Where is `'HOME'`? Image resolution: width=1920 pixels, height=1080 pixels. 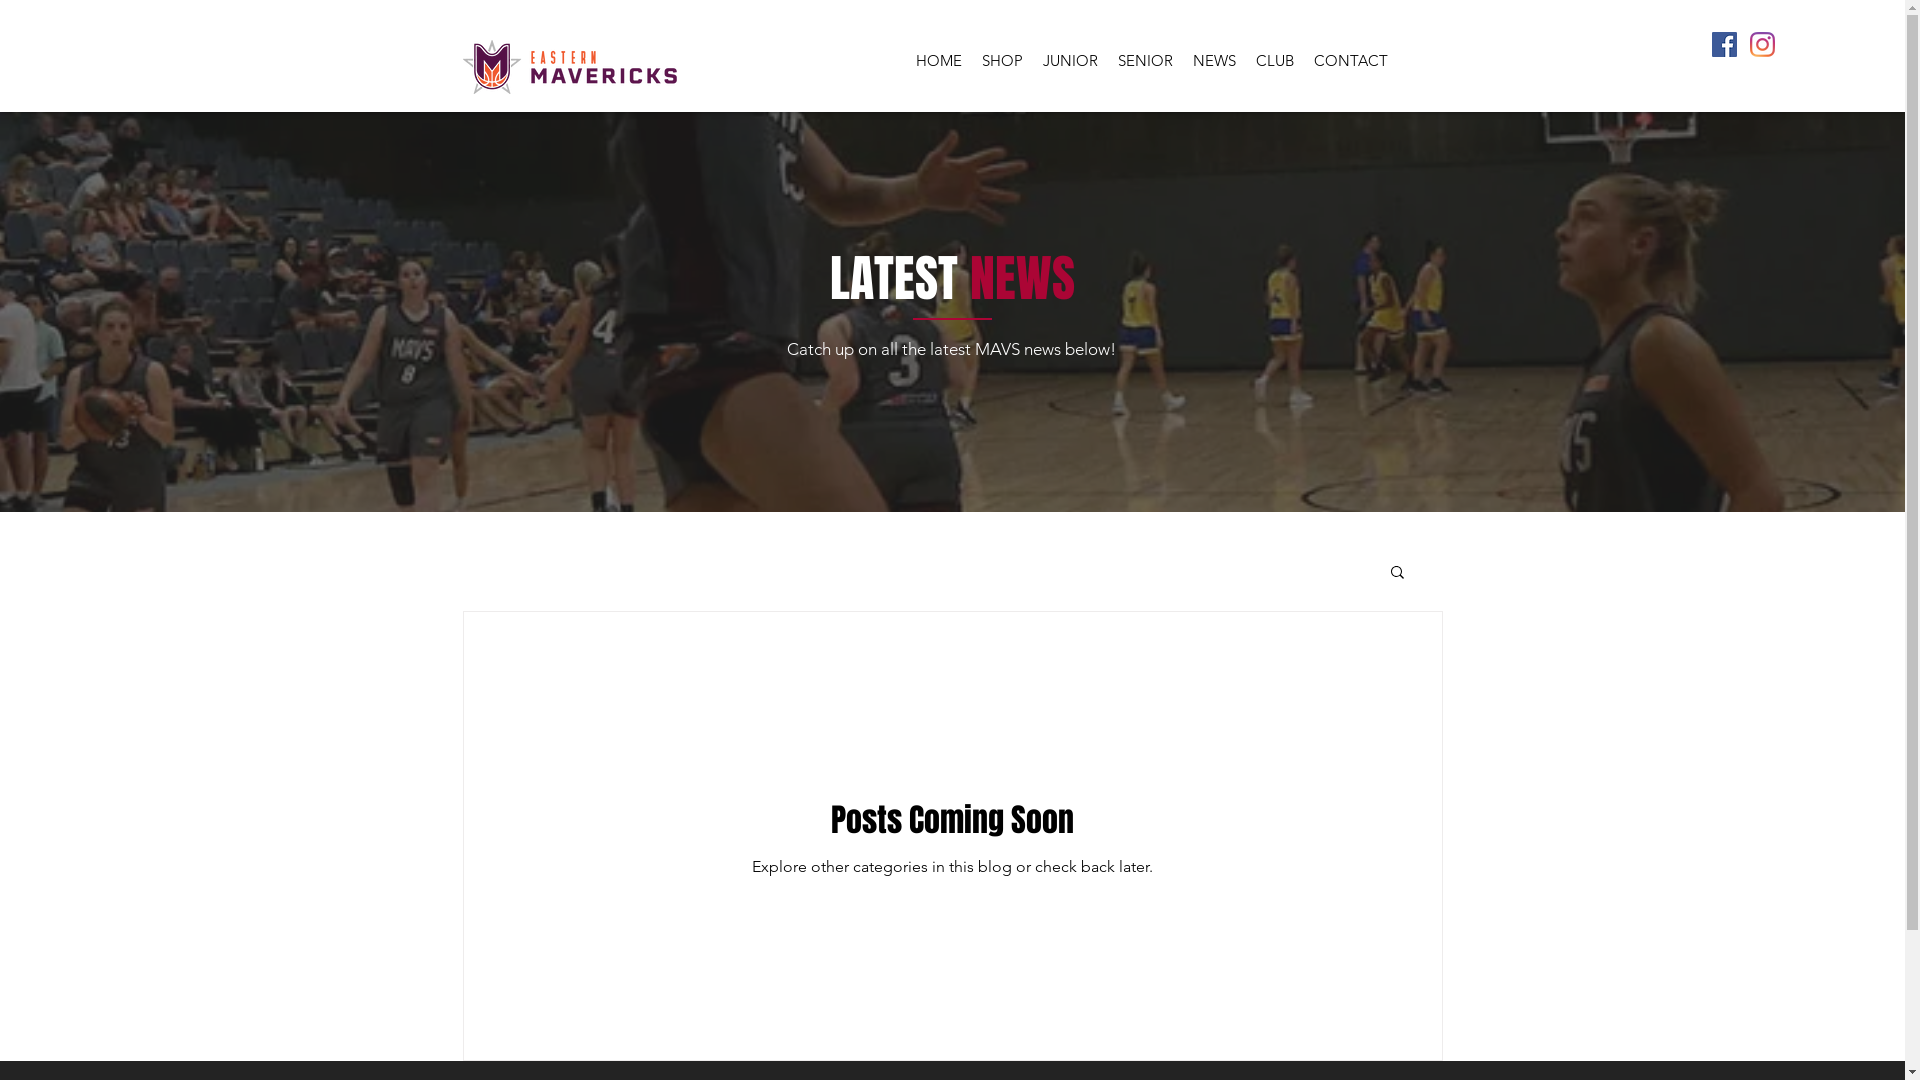
'HOME' is located at coordinates (938, 59).